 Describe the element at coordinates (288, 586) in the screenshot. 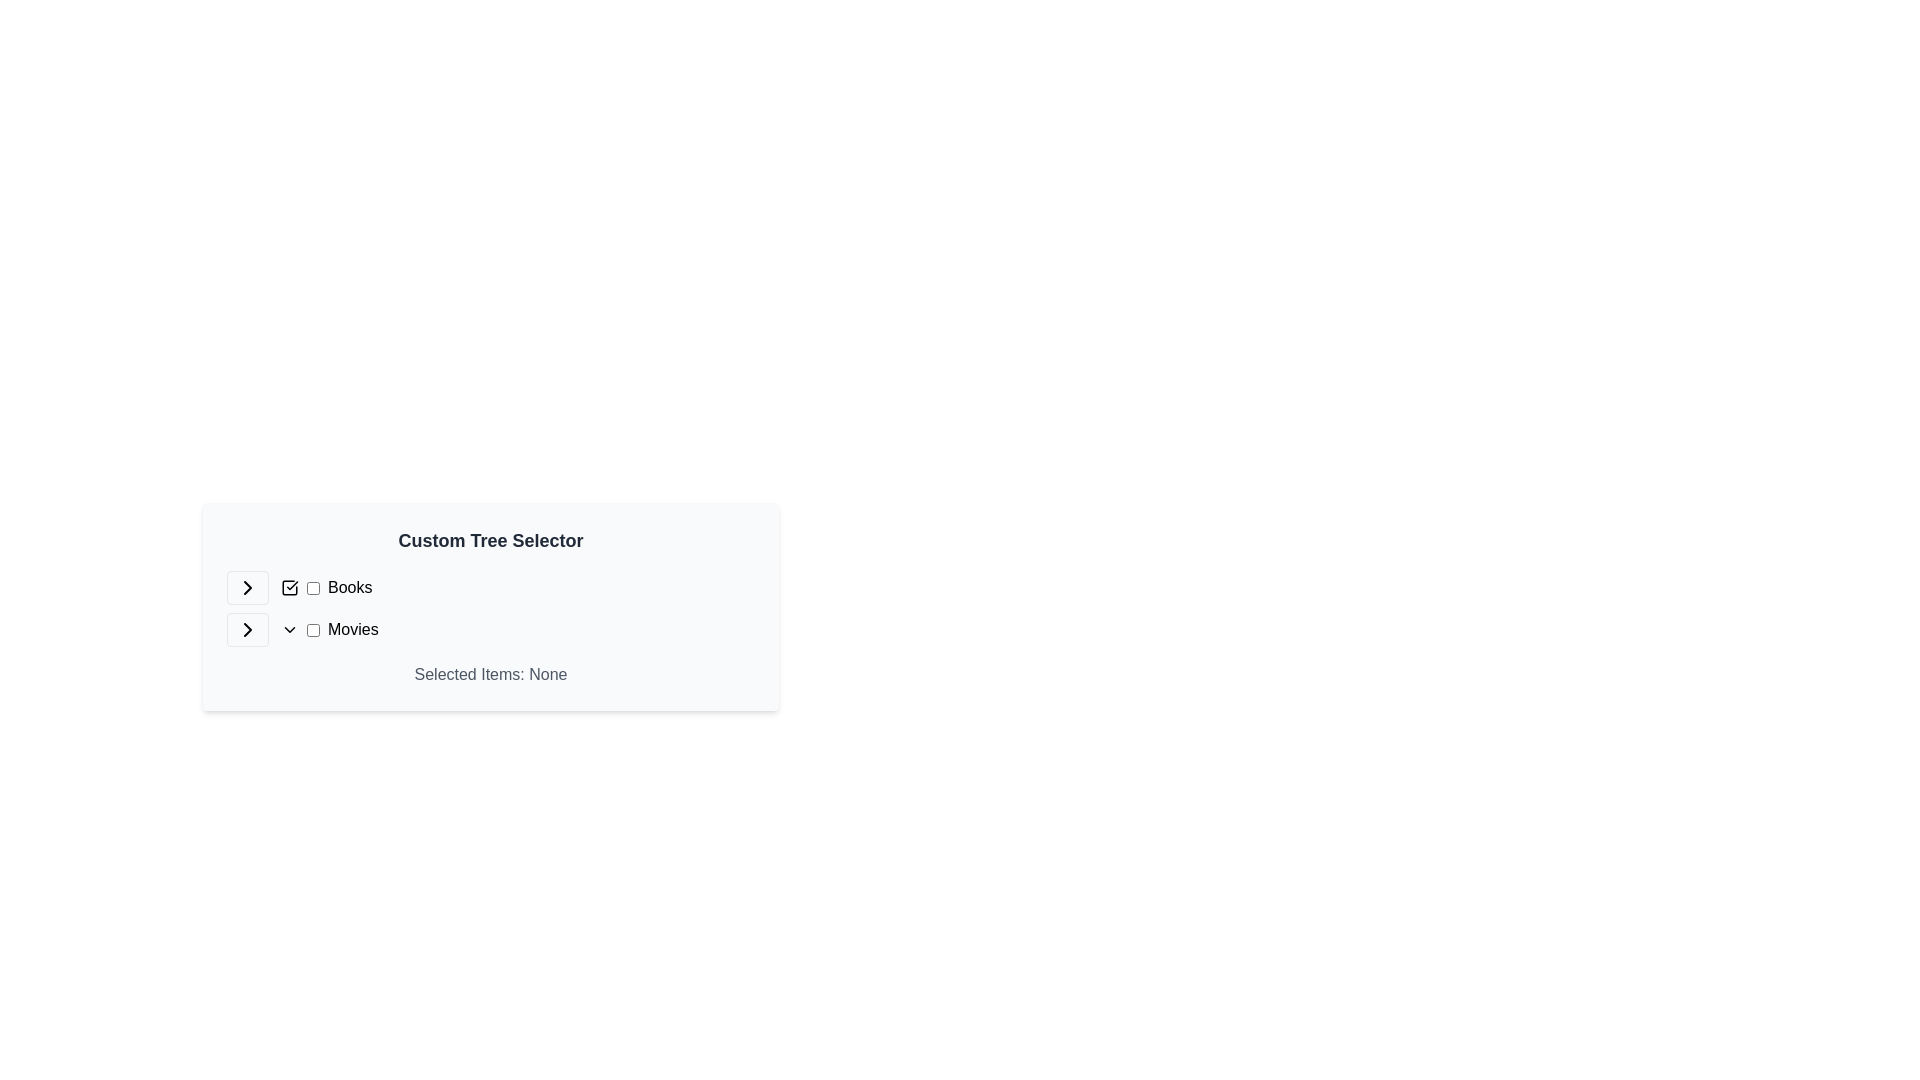

I see `the icon resembling a checked box that is positioned next to the label 'Books' and to the left of a standard checkbox` at that location.